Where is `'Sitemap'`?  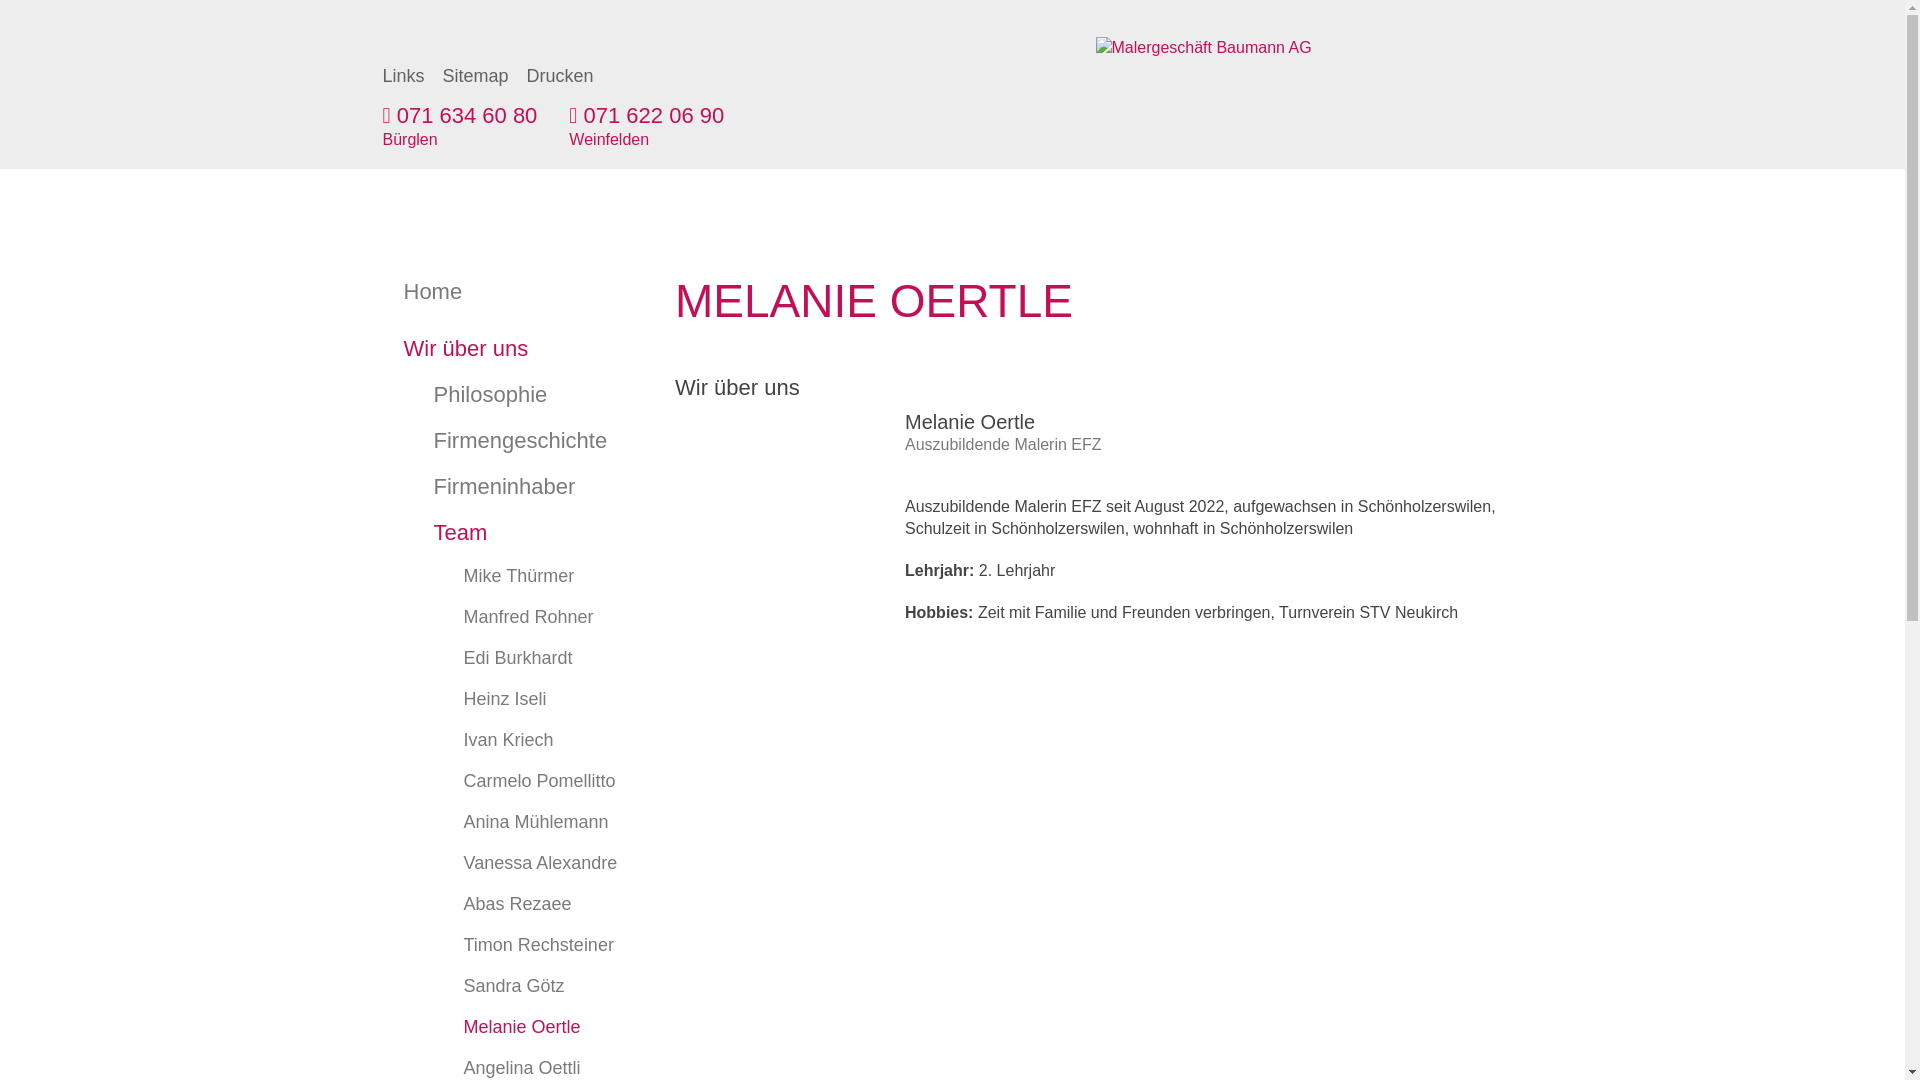
'Sitemap' is located at coordinates (474, 75).